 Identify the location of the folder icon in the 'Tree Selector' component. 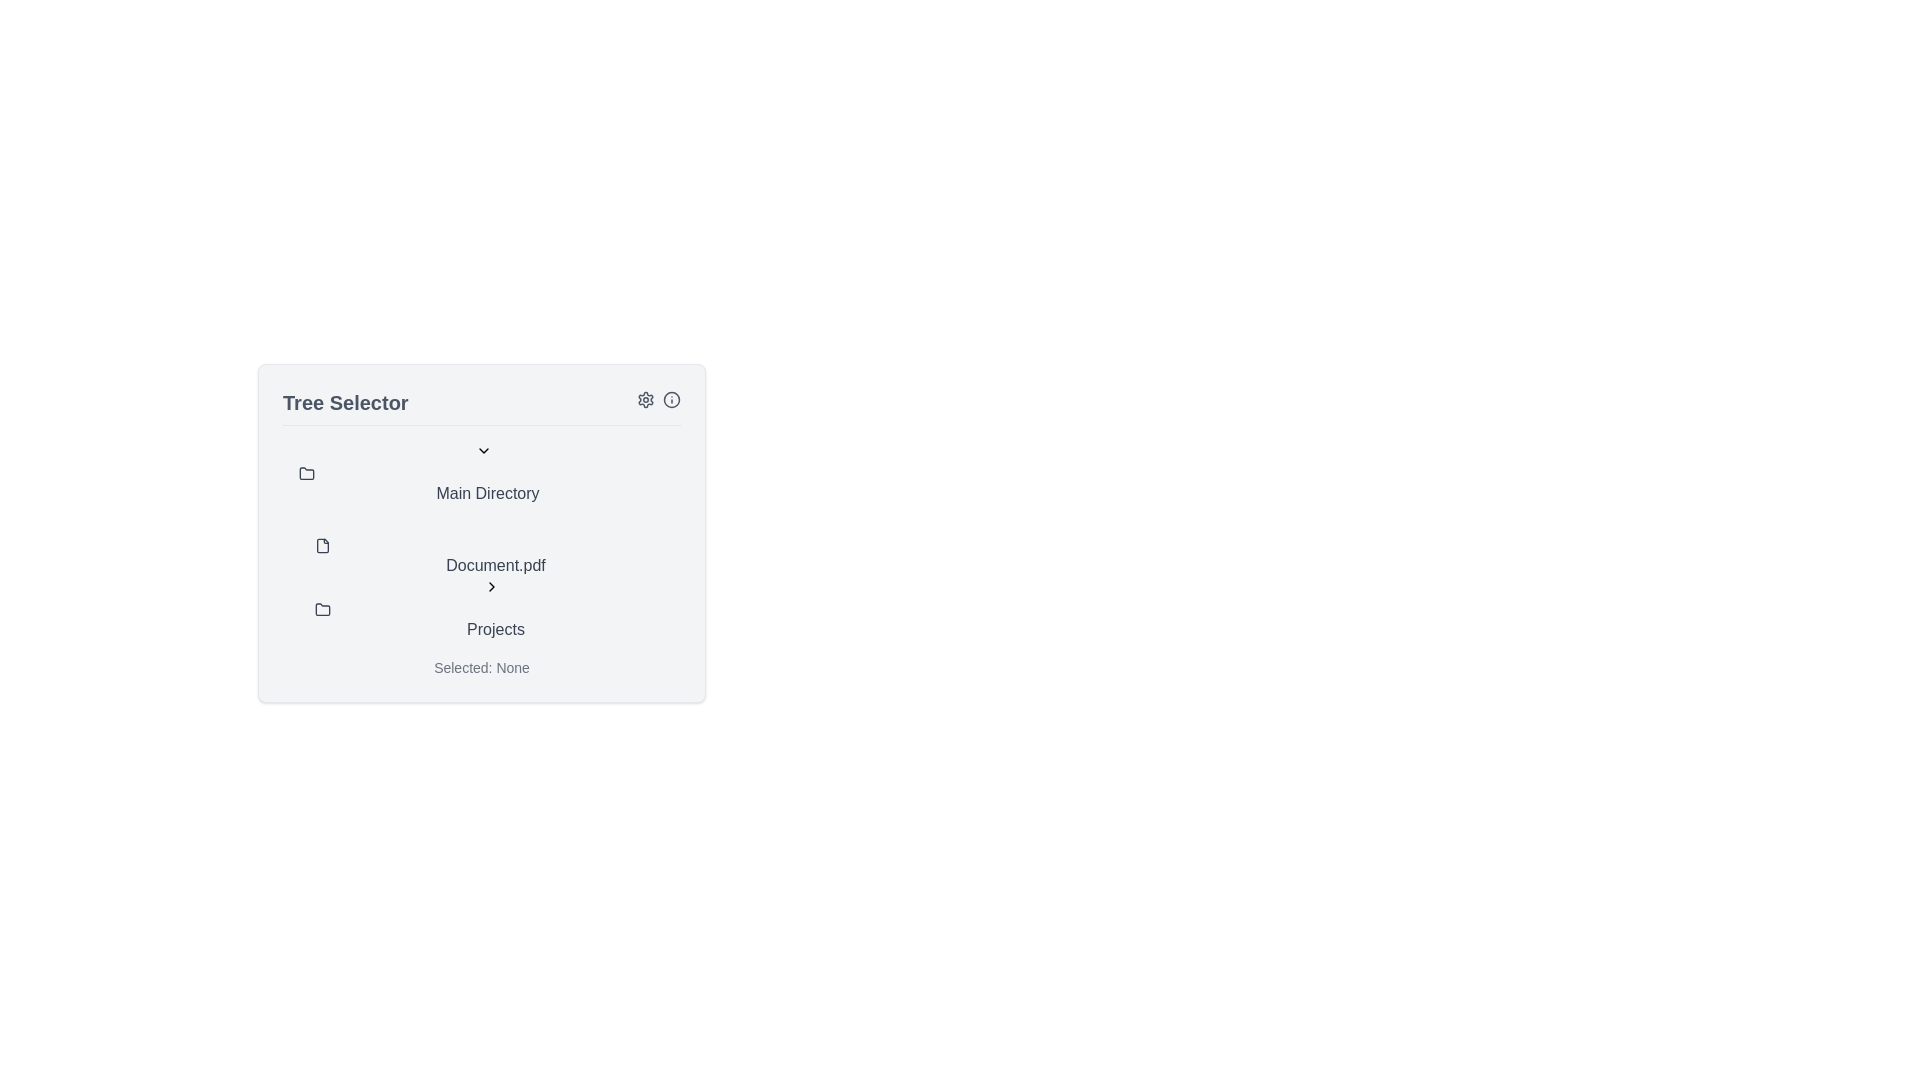
(322, 608).